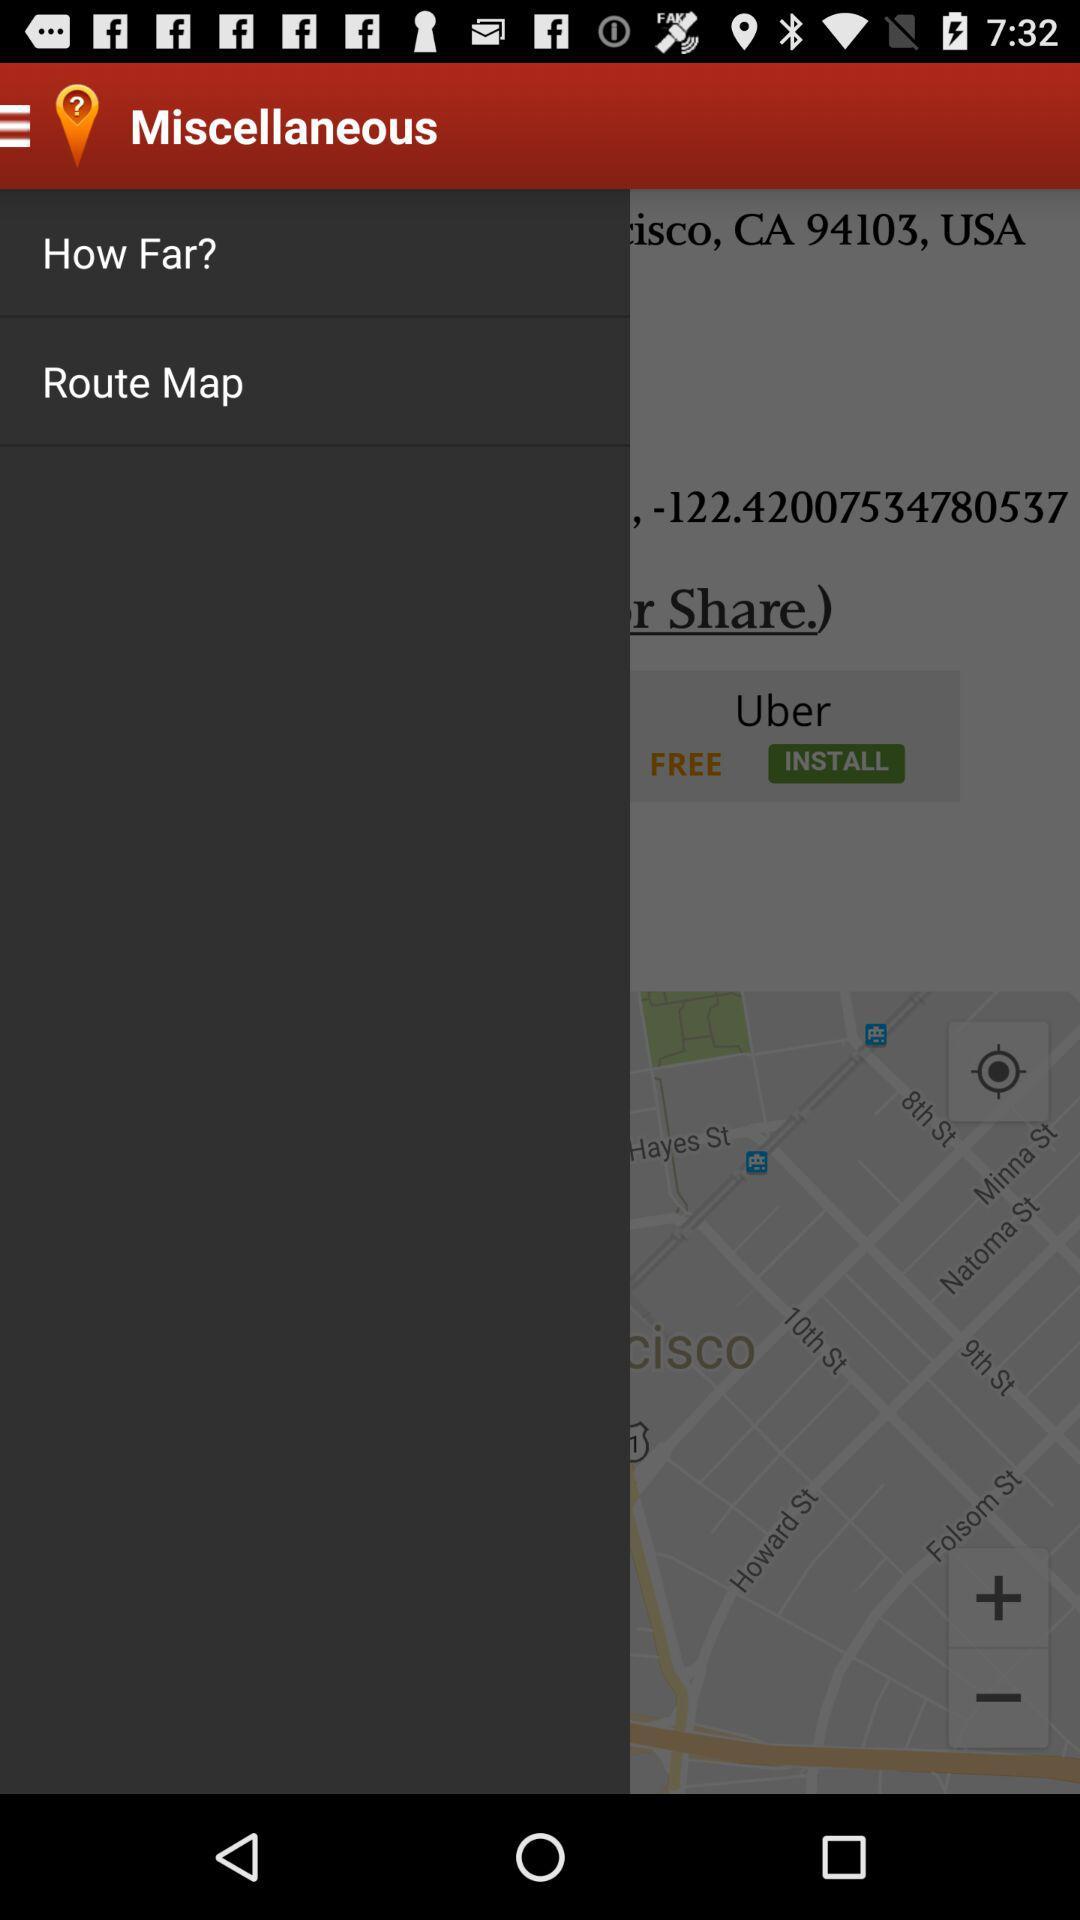 The width and height of the screenshot is (1080, 1920). Describe the element at coordinates (998, 1820) in the screenshot. I see `the minus icon` at that location.